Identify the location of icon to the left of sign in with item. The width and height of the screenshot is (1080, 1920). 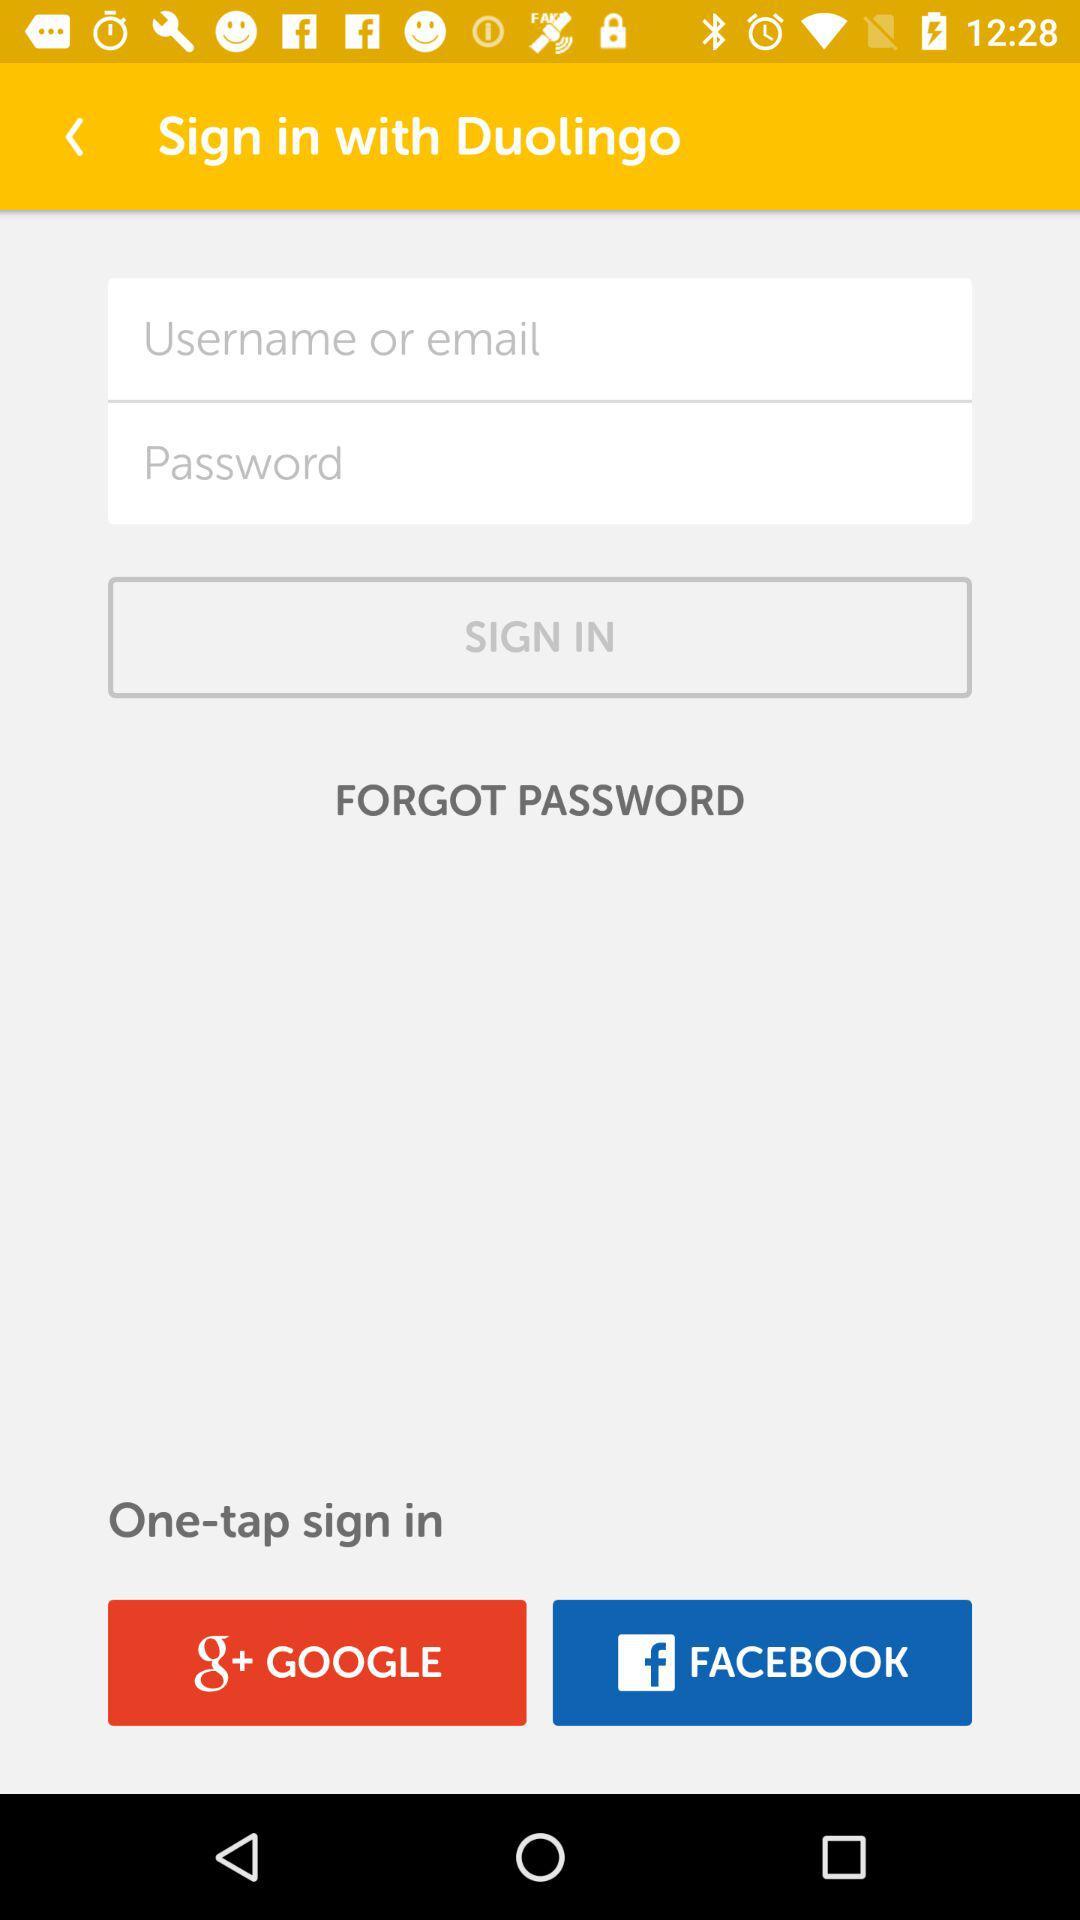
(72, 135).